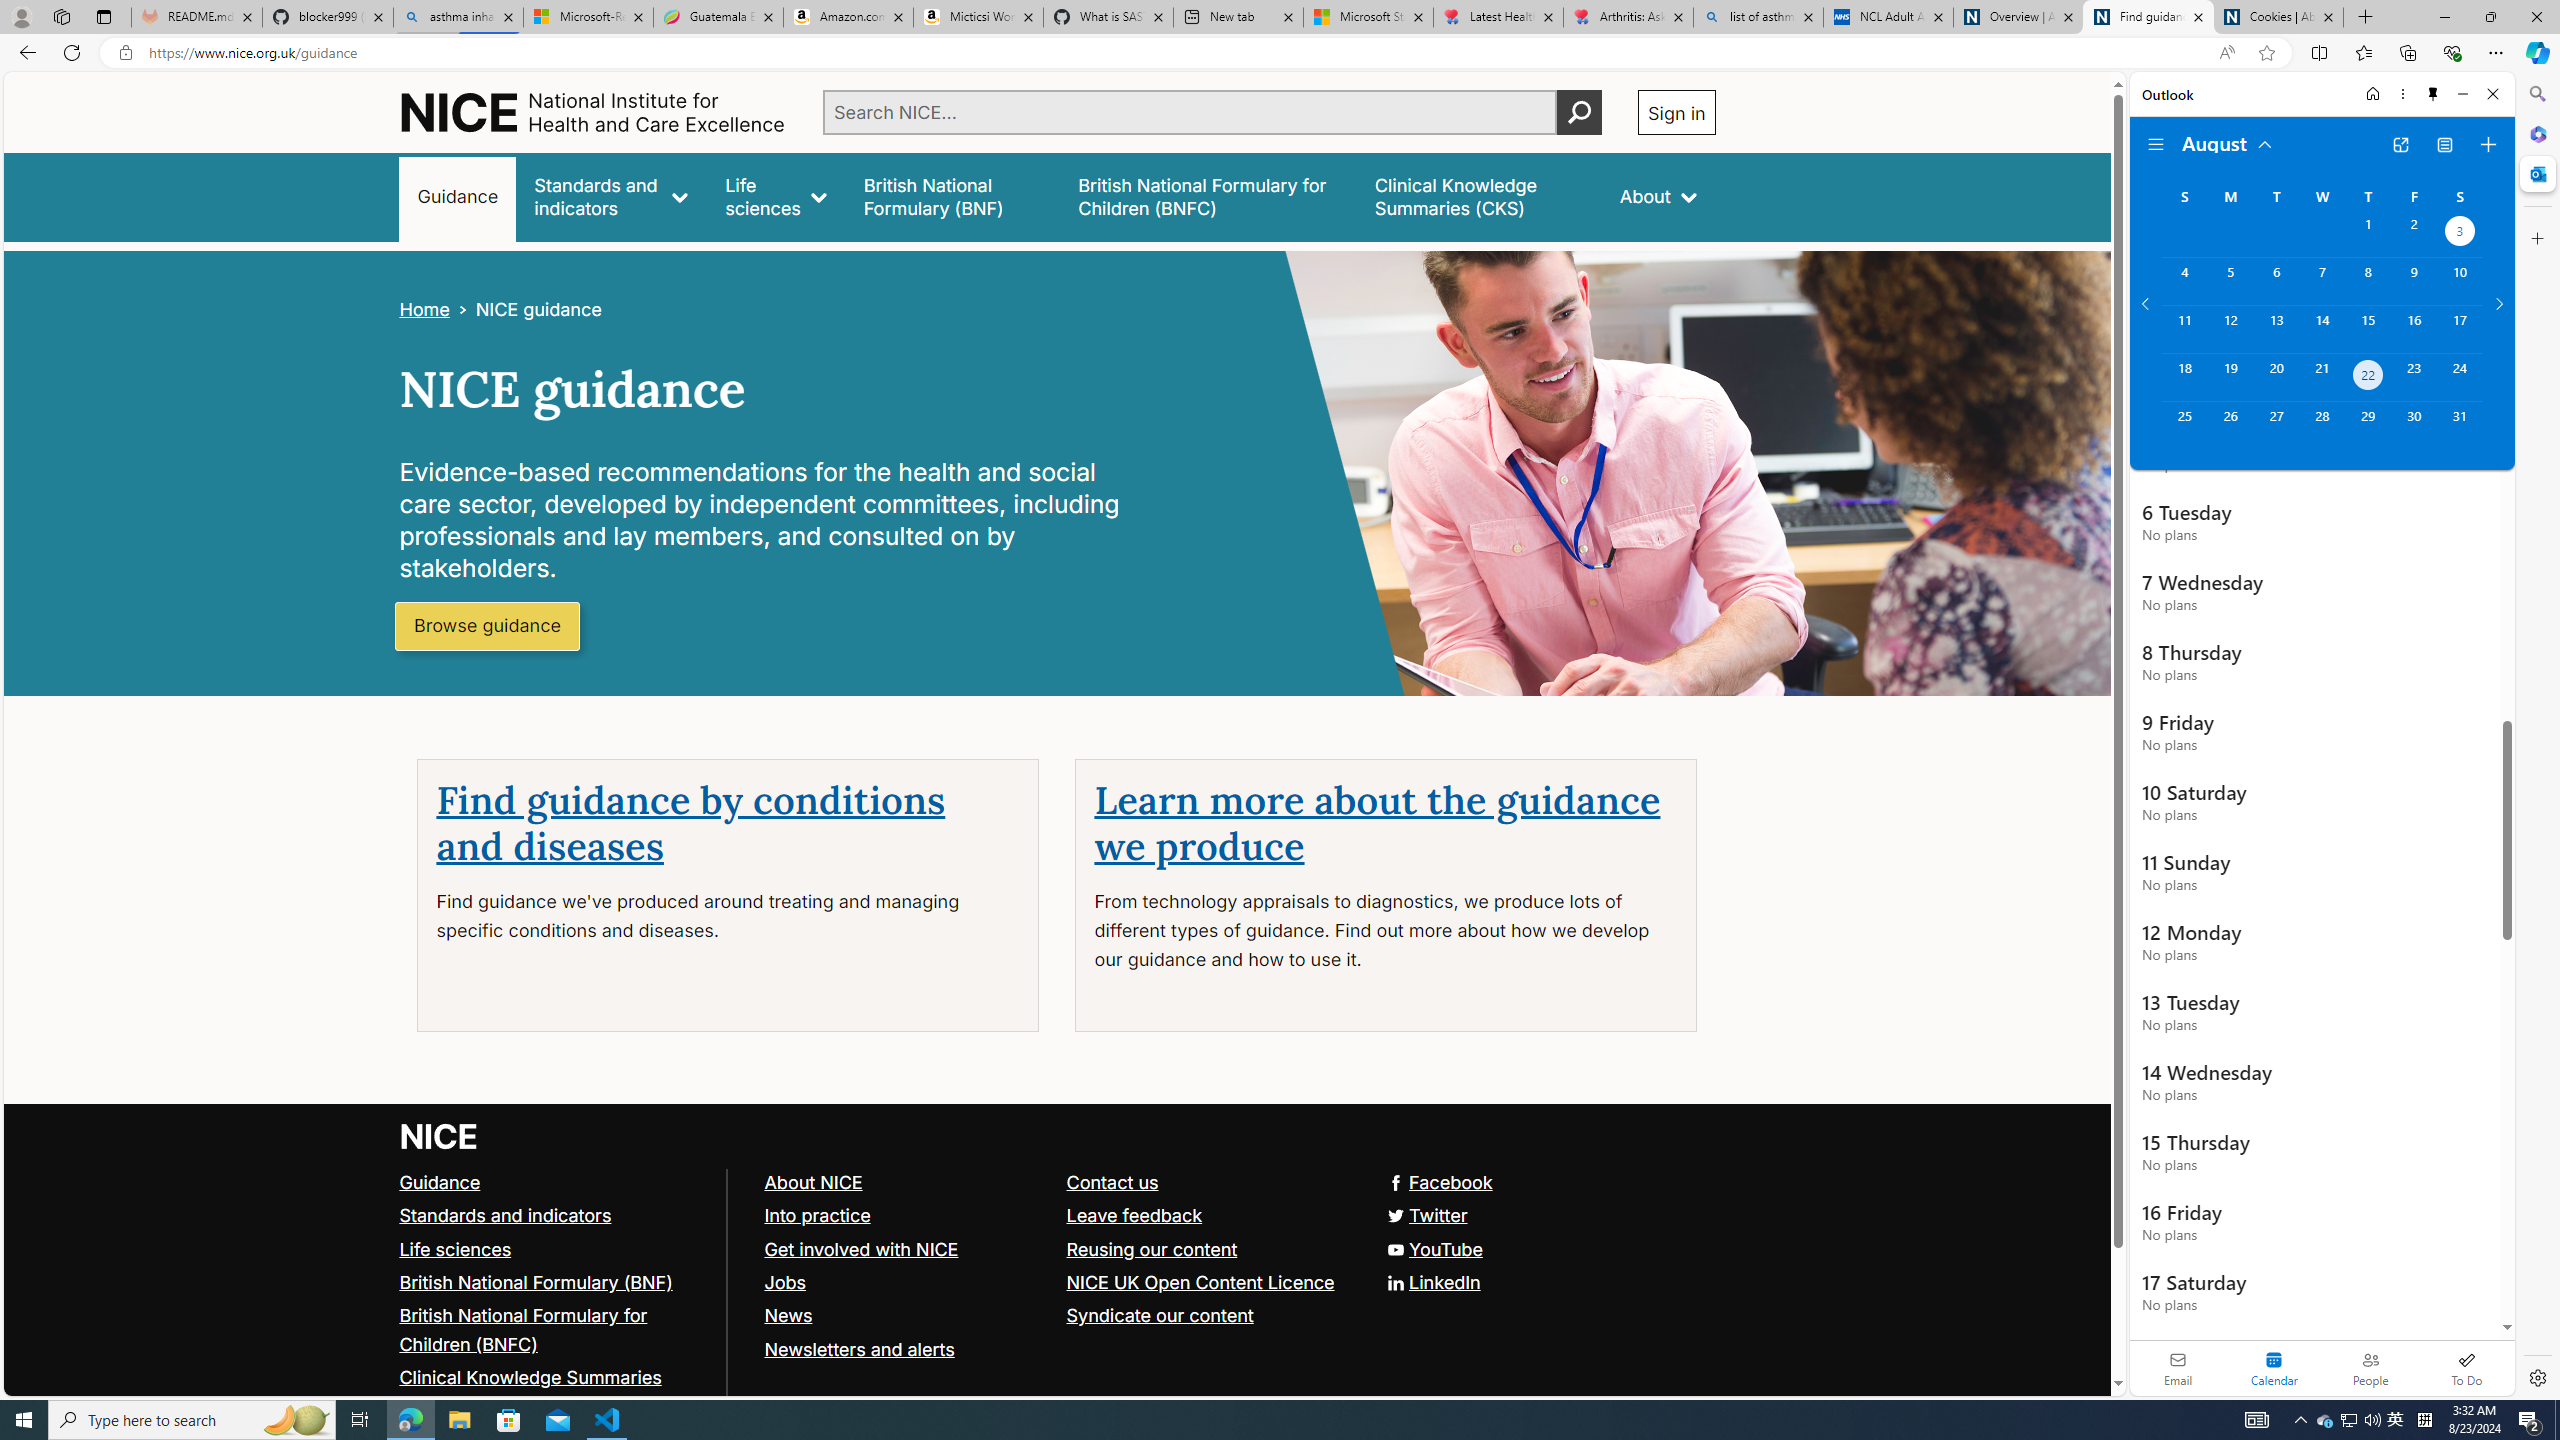 The width and height of the screenshot is (2560, 1440). Describe the element at coordinates (1432, 1248) in the screenshot. I see `'YouTube'` at that location.